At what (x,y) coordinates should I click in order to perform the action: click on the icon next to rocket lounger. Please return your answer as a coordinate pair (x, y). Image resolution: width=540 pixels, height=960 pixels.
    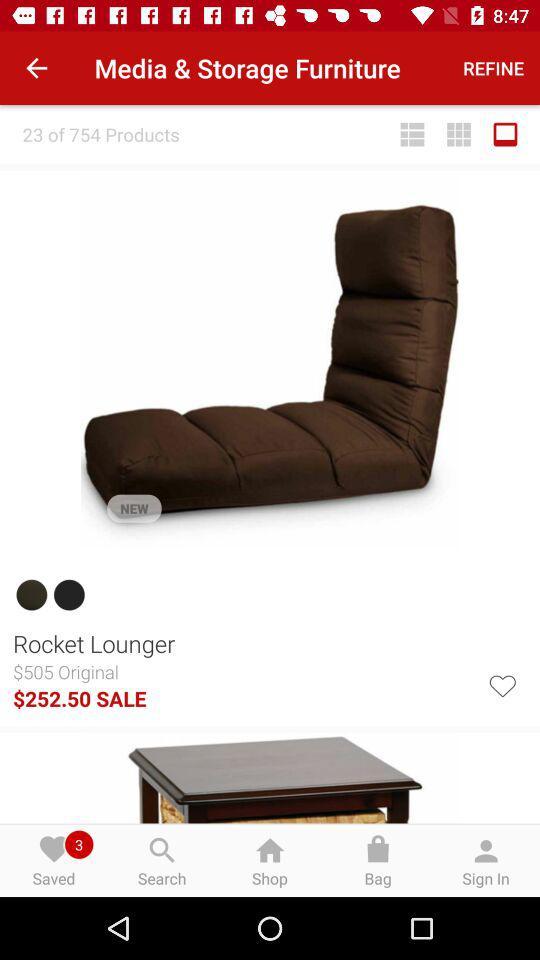
    Looking at the image, I should click on (501, 684).